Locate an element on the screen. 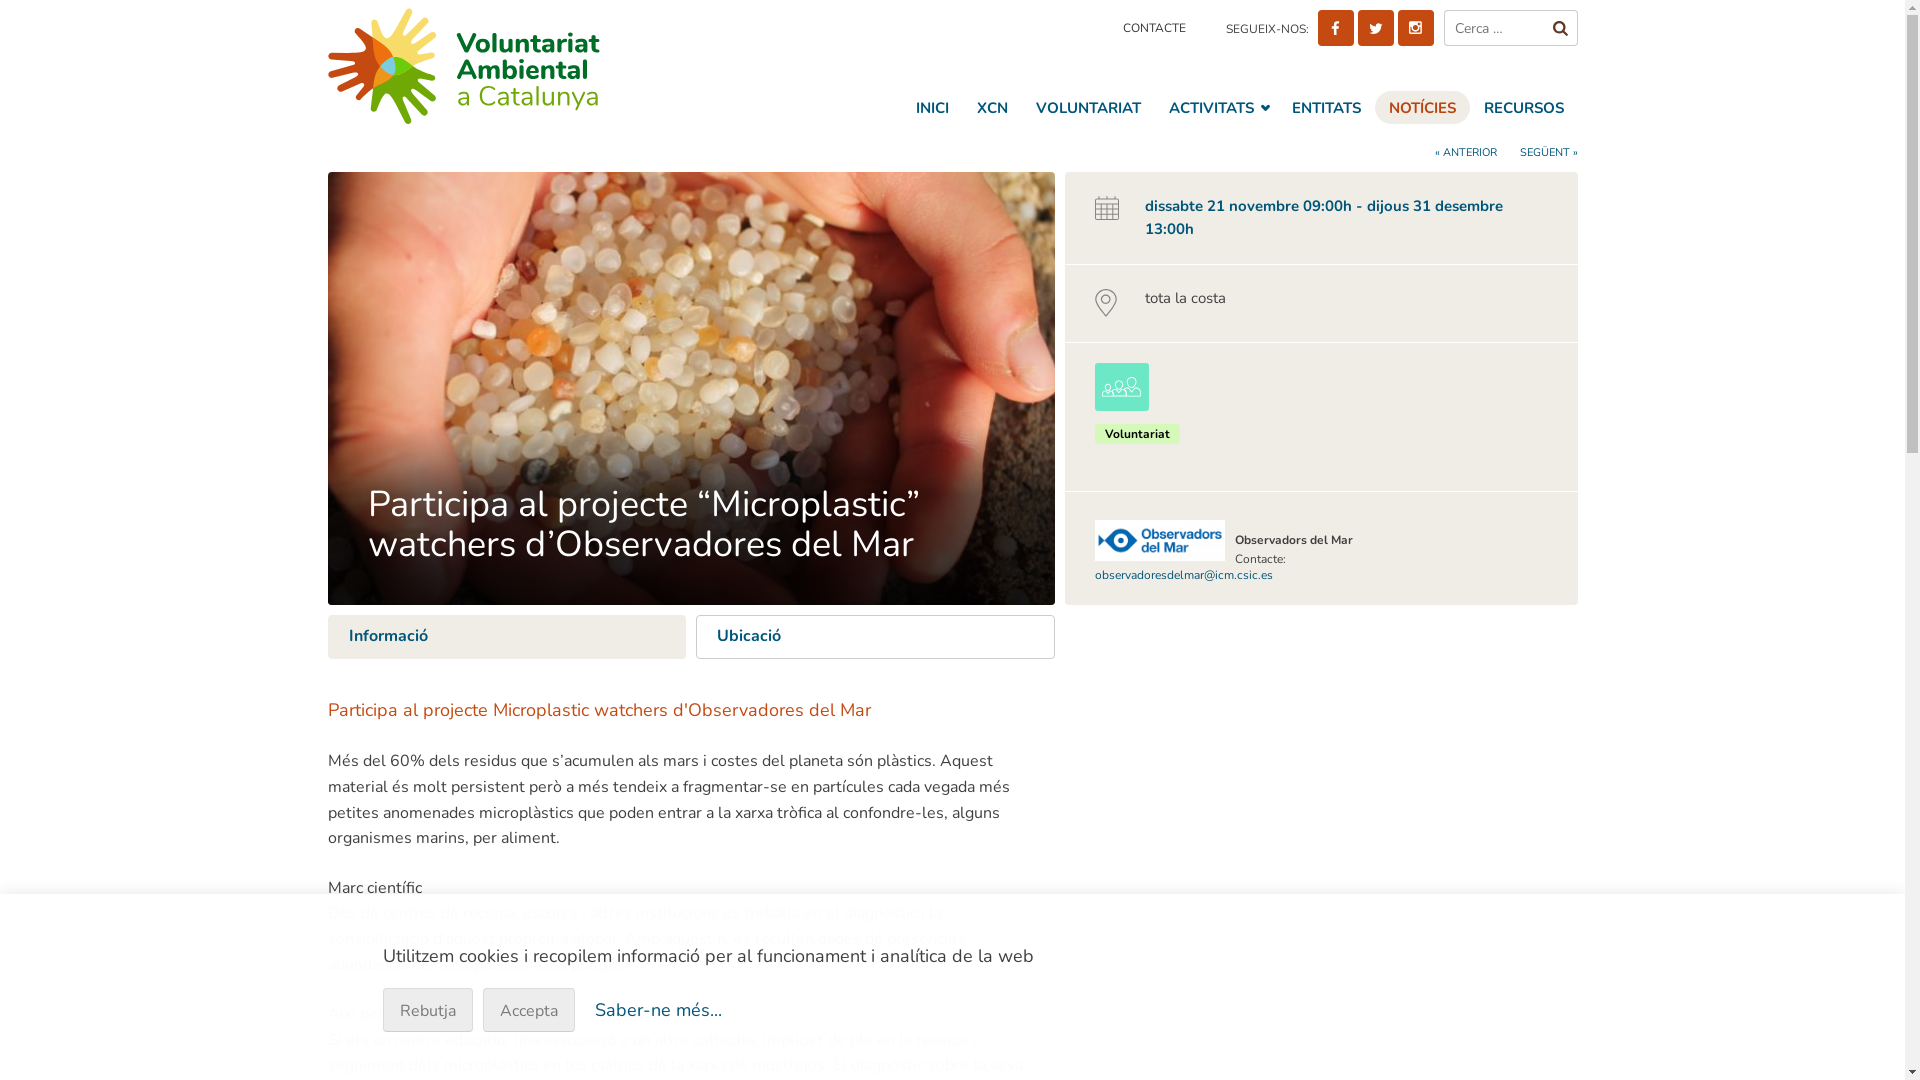 This screenshot has width=1920, height=1080. 'Instagram' is located at coordinates (1396, 27).